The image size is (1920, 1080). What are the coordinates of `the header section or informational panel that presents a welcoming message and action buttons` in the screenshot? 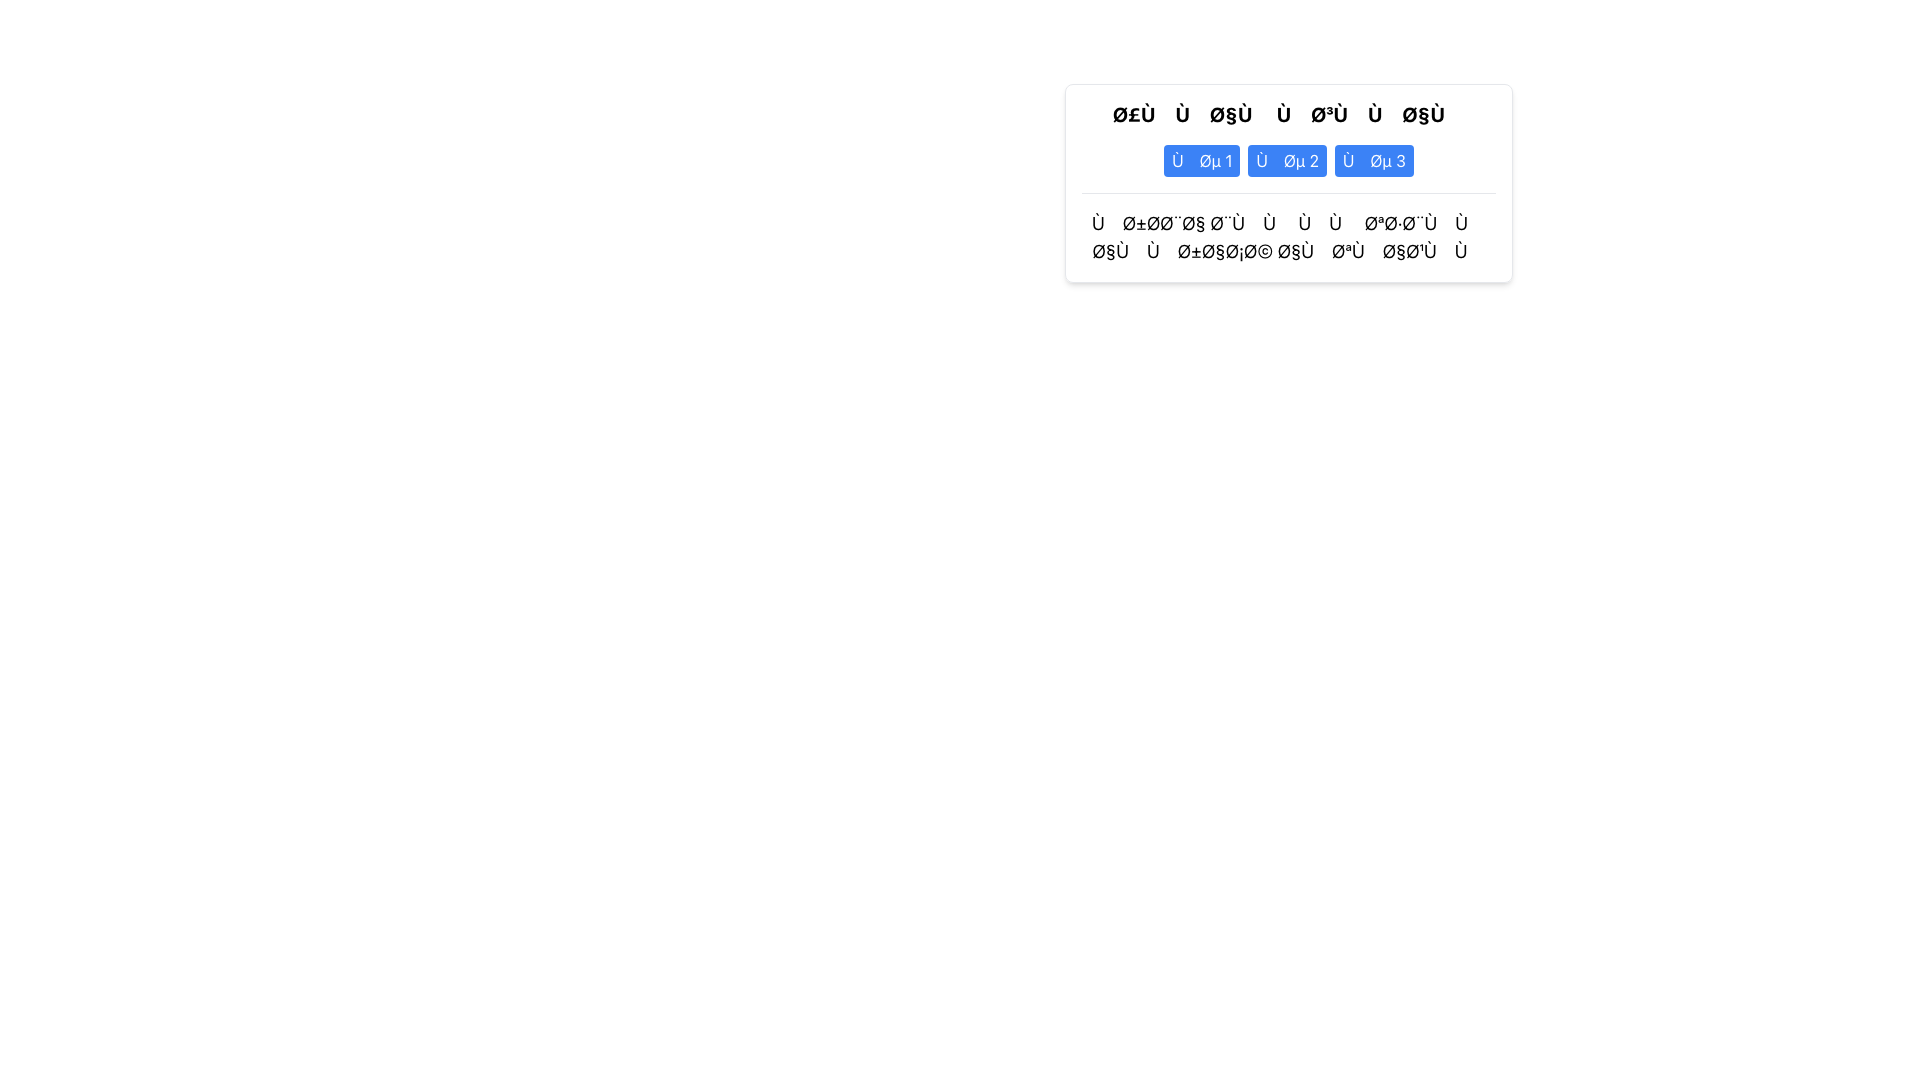 It's located at (1289, 182).